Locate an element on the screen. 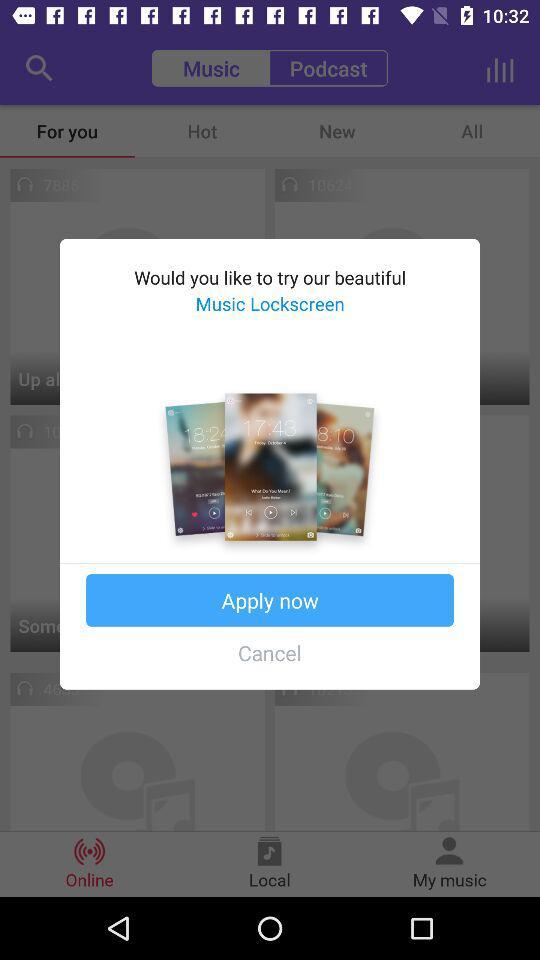 The image size is (540, 960). apply now item is located at coordinates (270, 600).